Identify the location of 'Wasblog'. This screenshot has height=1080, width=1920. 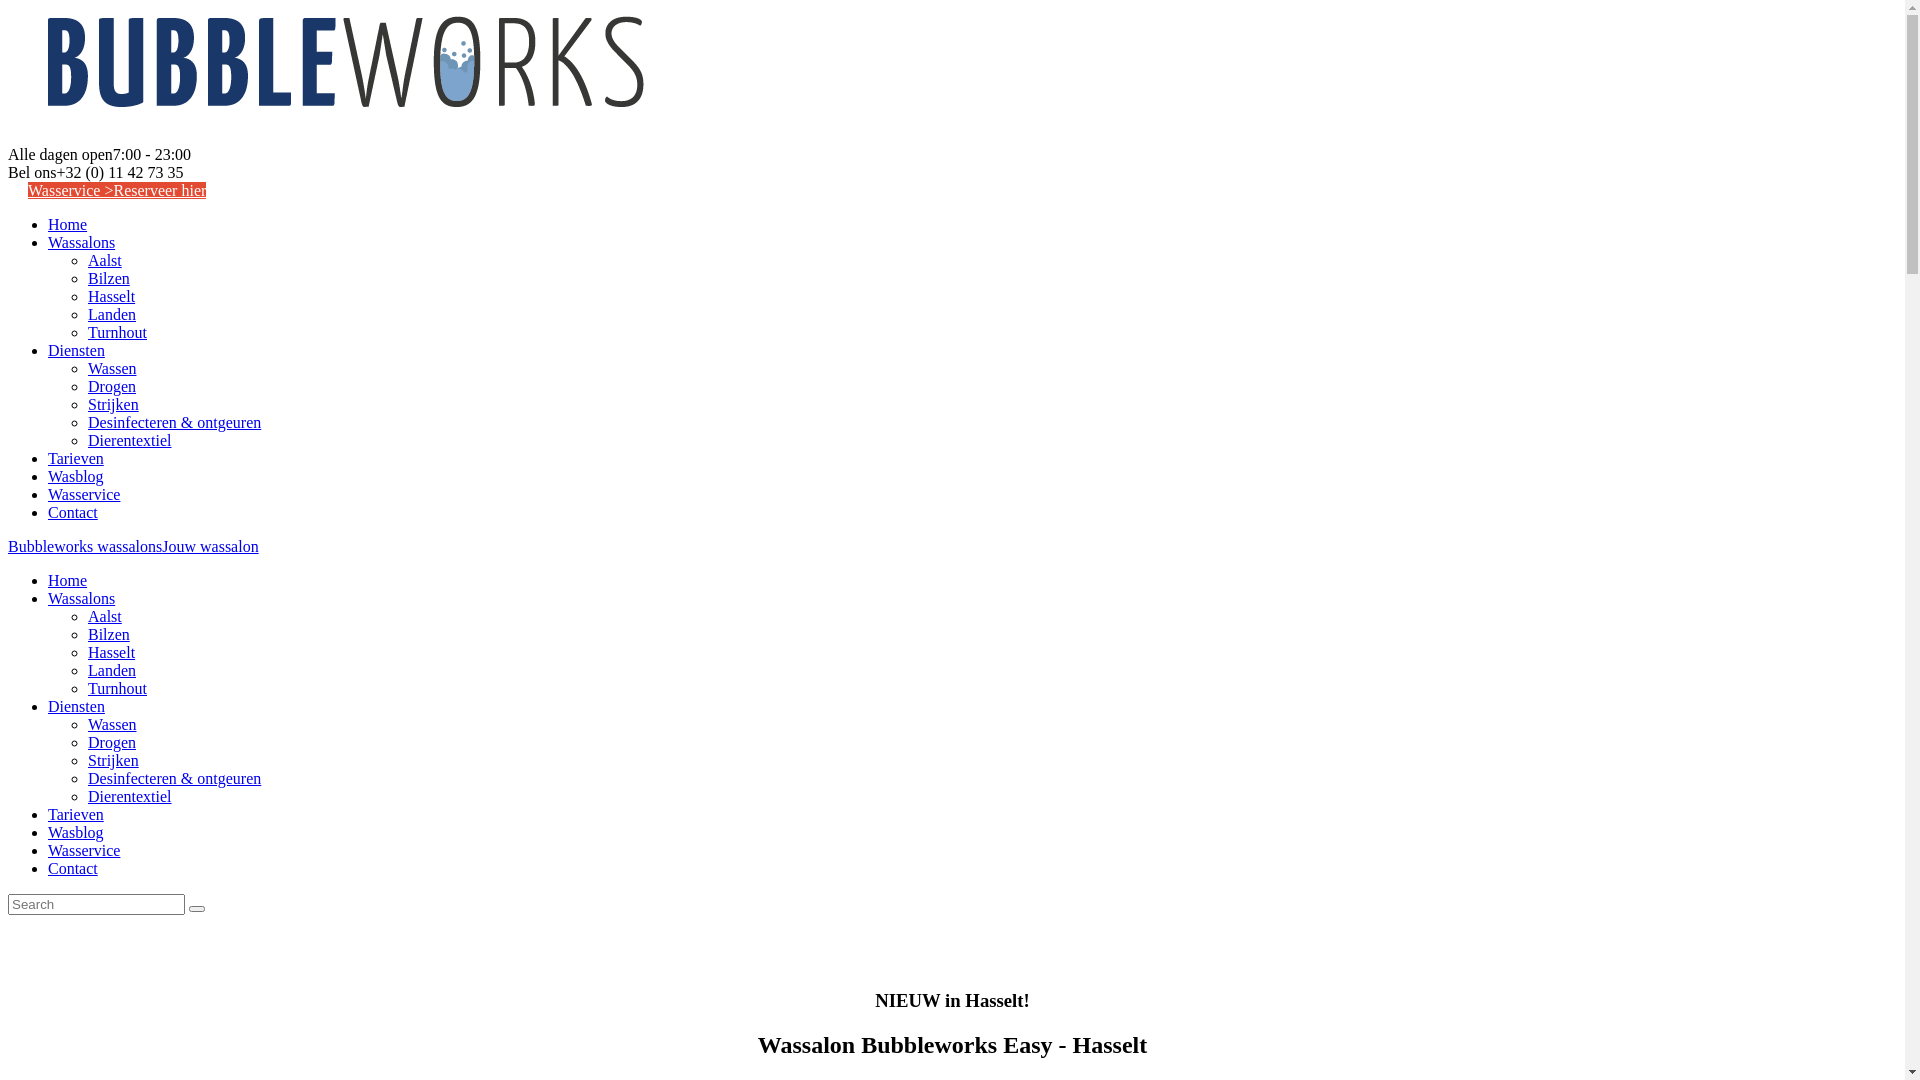
(76, 832).